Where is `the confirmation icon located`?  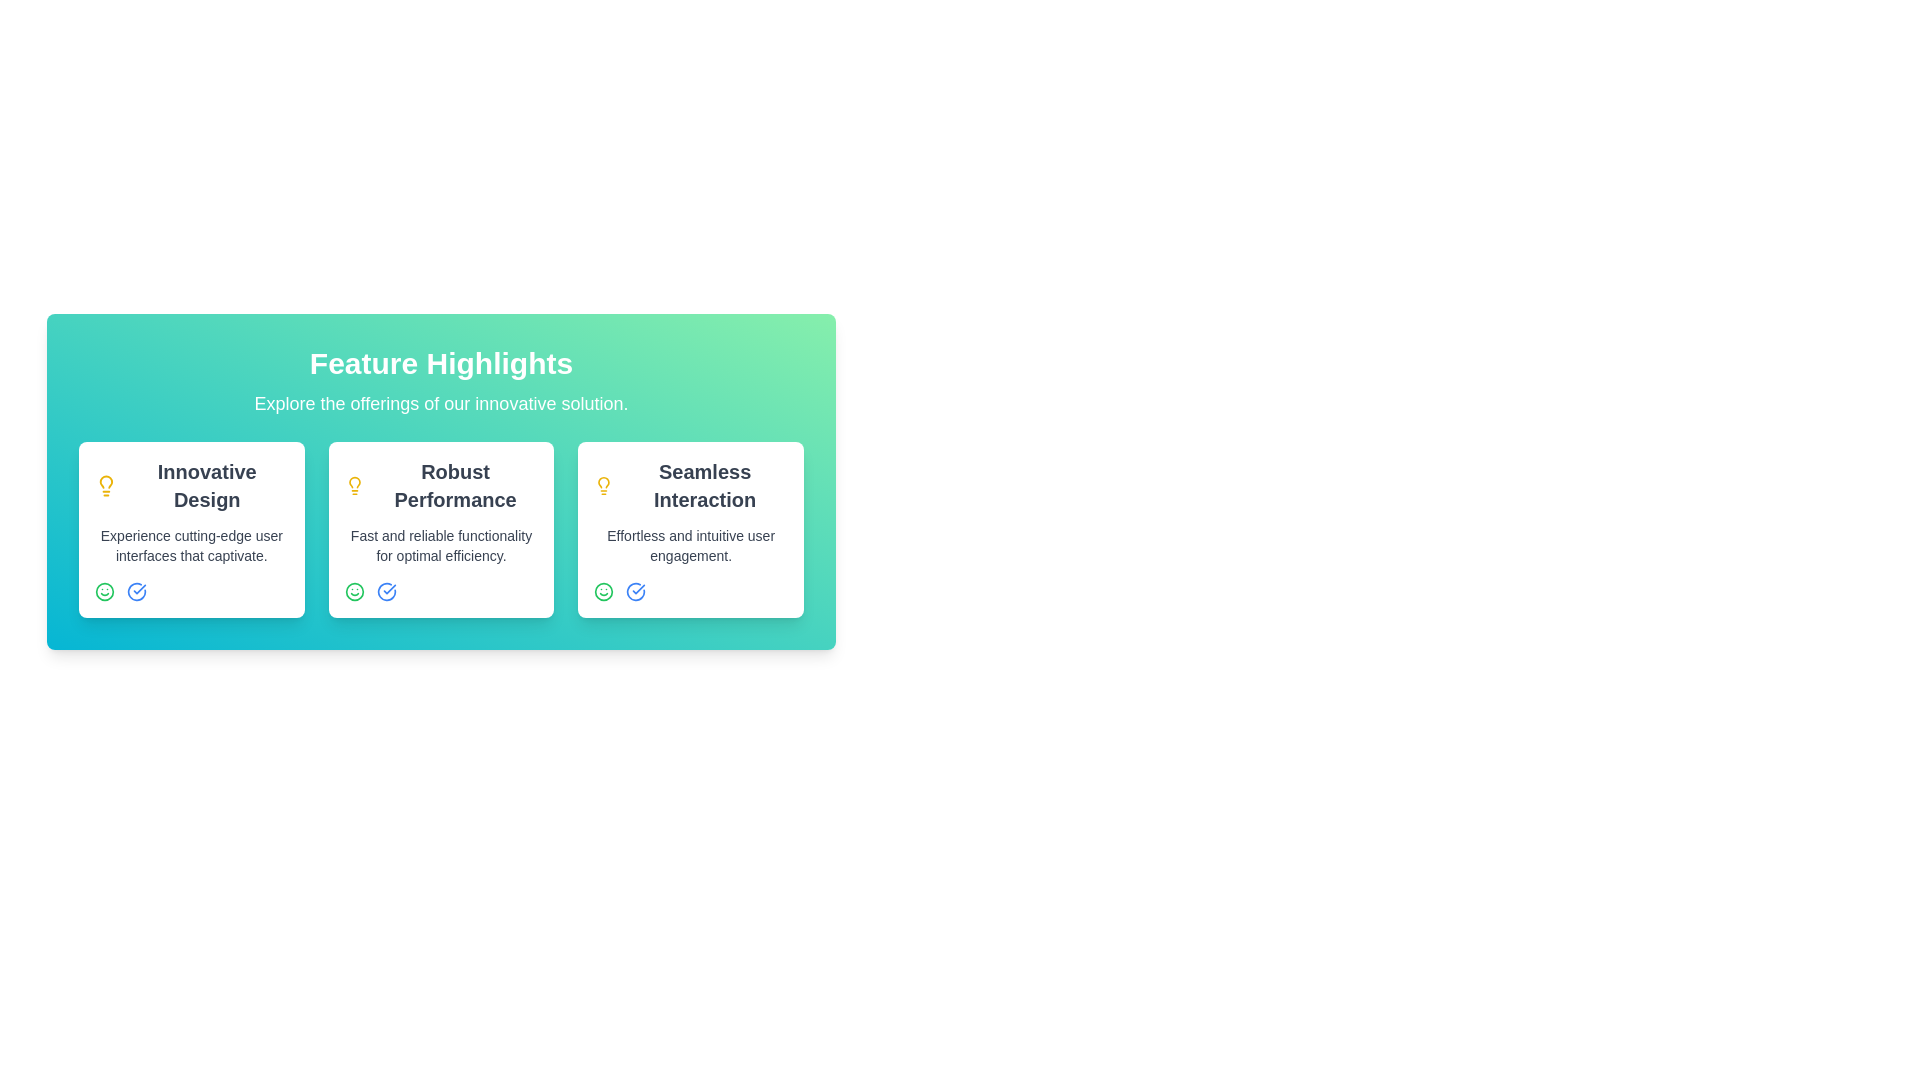 the confirmation icon located is located at coordinates (635, 590).